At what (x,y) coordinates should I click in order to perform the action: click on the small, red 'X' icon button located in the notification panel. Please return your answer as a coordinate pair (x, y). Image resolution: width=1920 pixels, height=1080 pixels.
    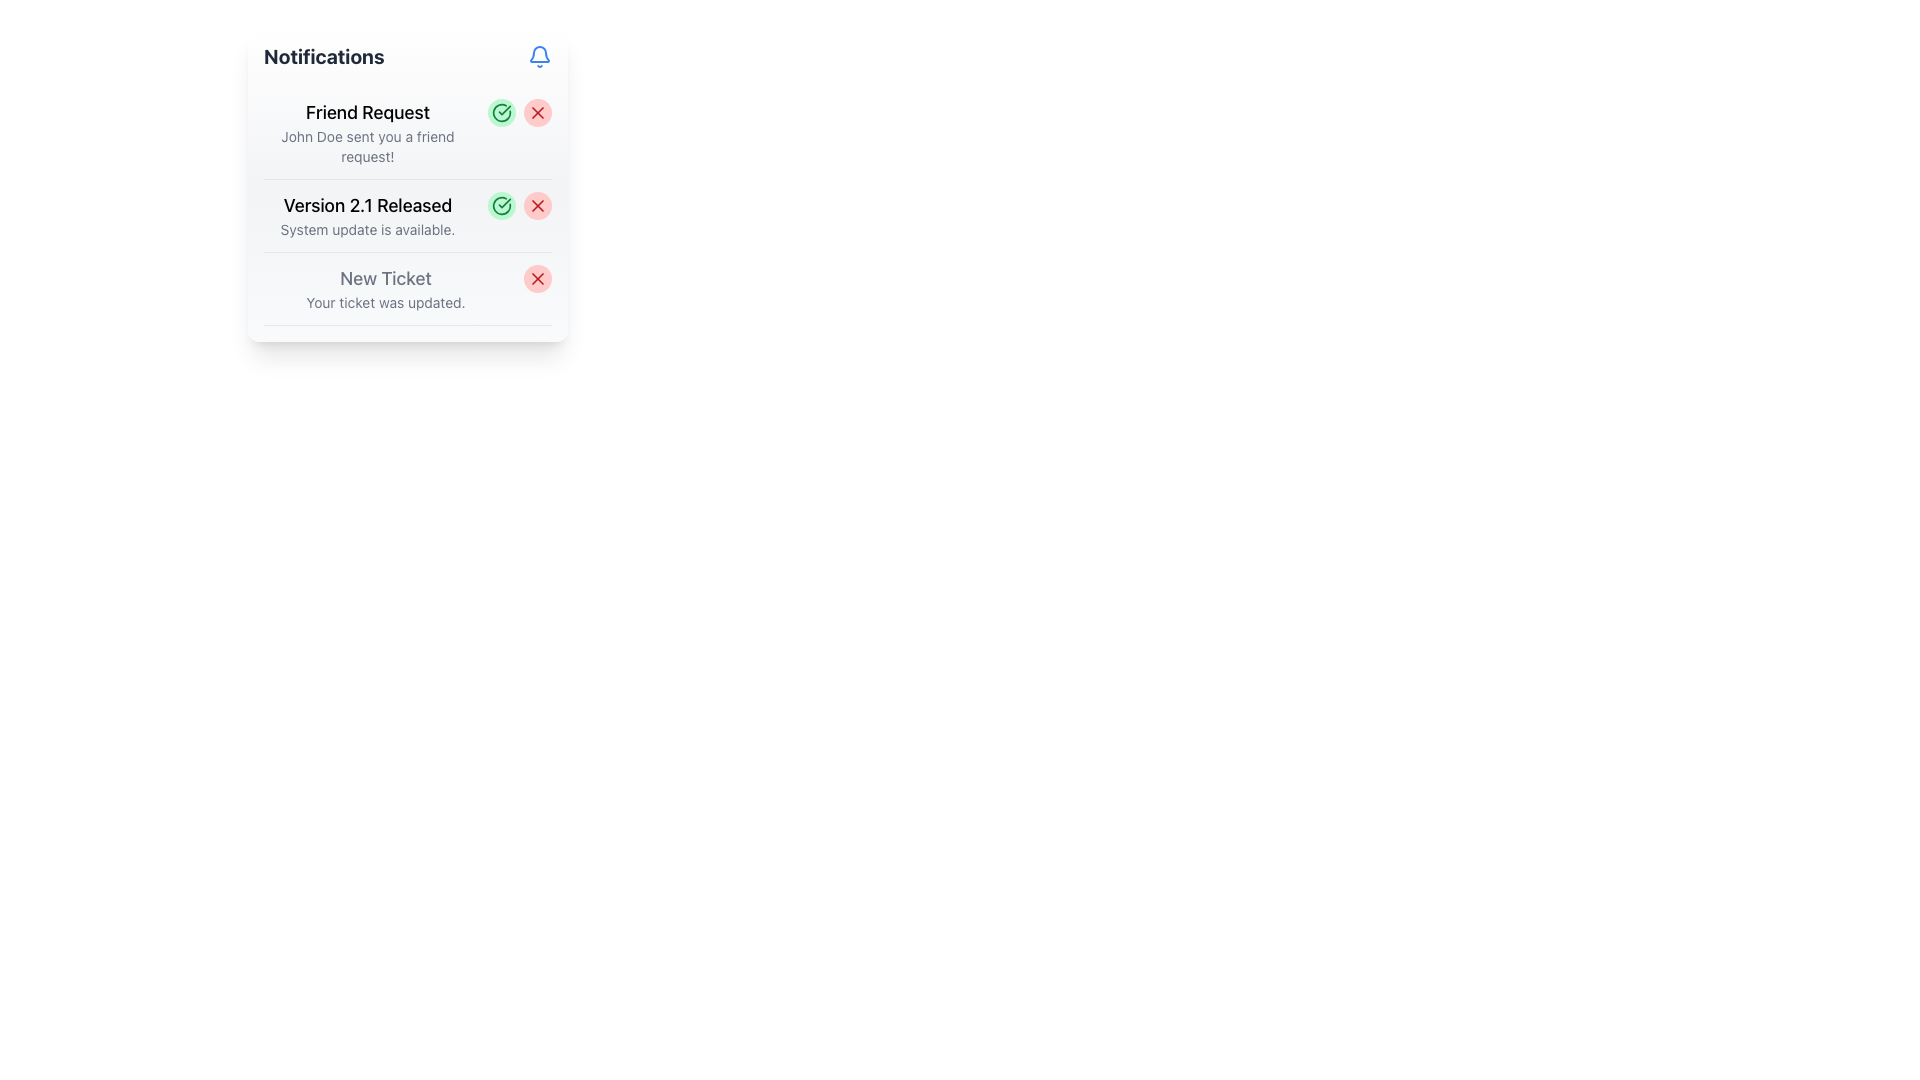
    Looking at the image, I should click on (537, 205).